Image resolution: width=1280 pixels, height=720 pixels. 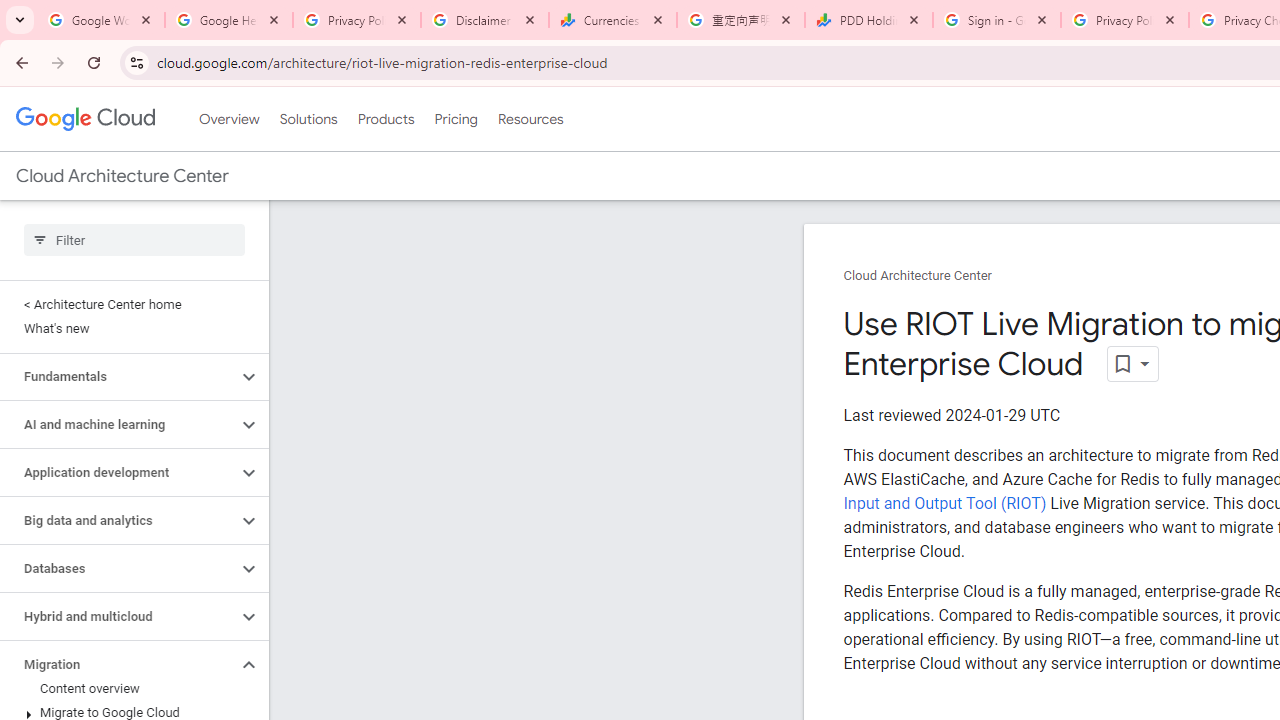 I want to click on 'Pricing', so click(x=454, y=119).